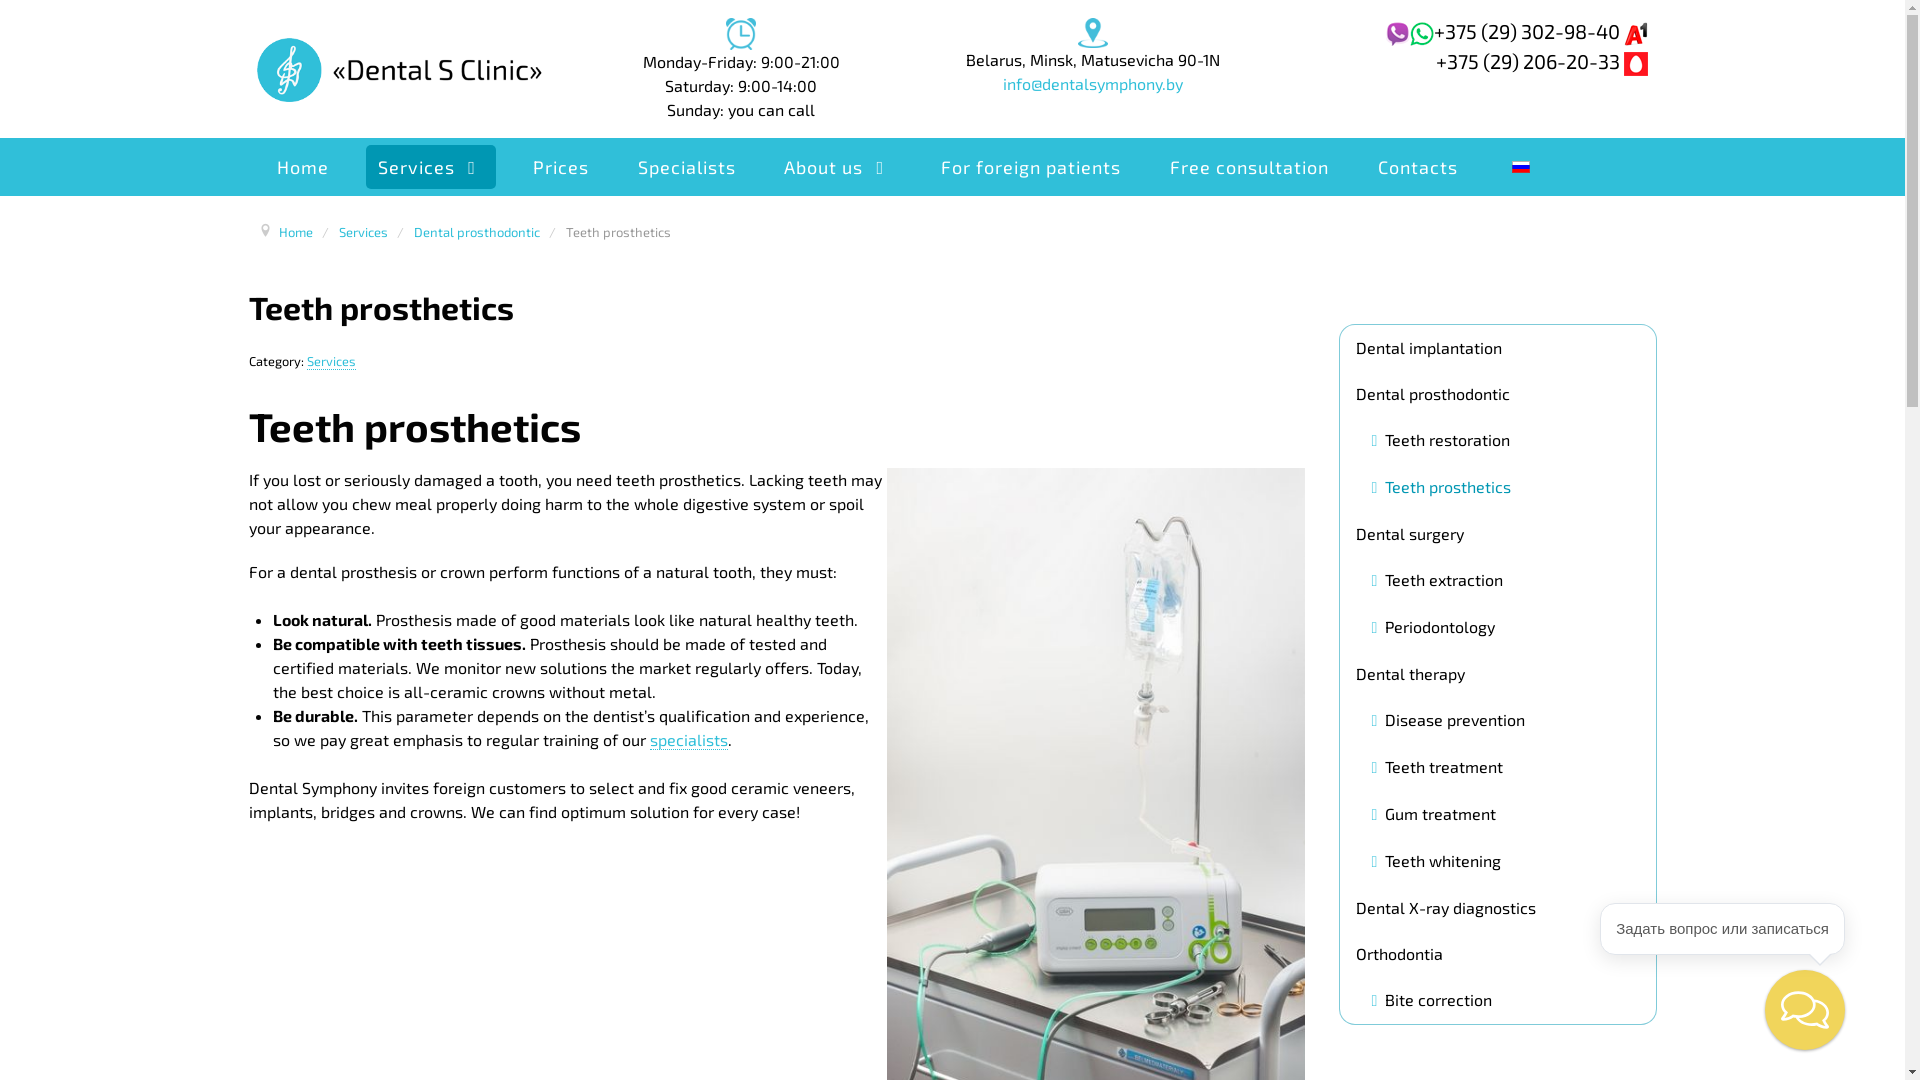 The height and width of the screenshot is (1080, 1920). What do you see at coordinates (1497, 672) in the screenshot?
I see `'Dental therapy'` at bounding box center [1497, 672].